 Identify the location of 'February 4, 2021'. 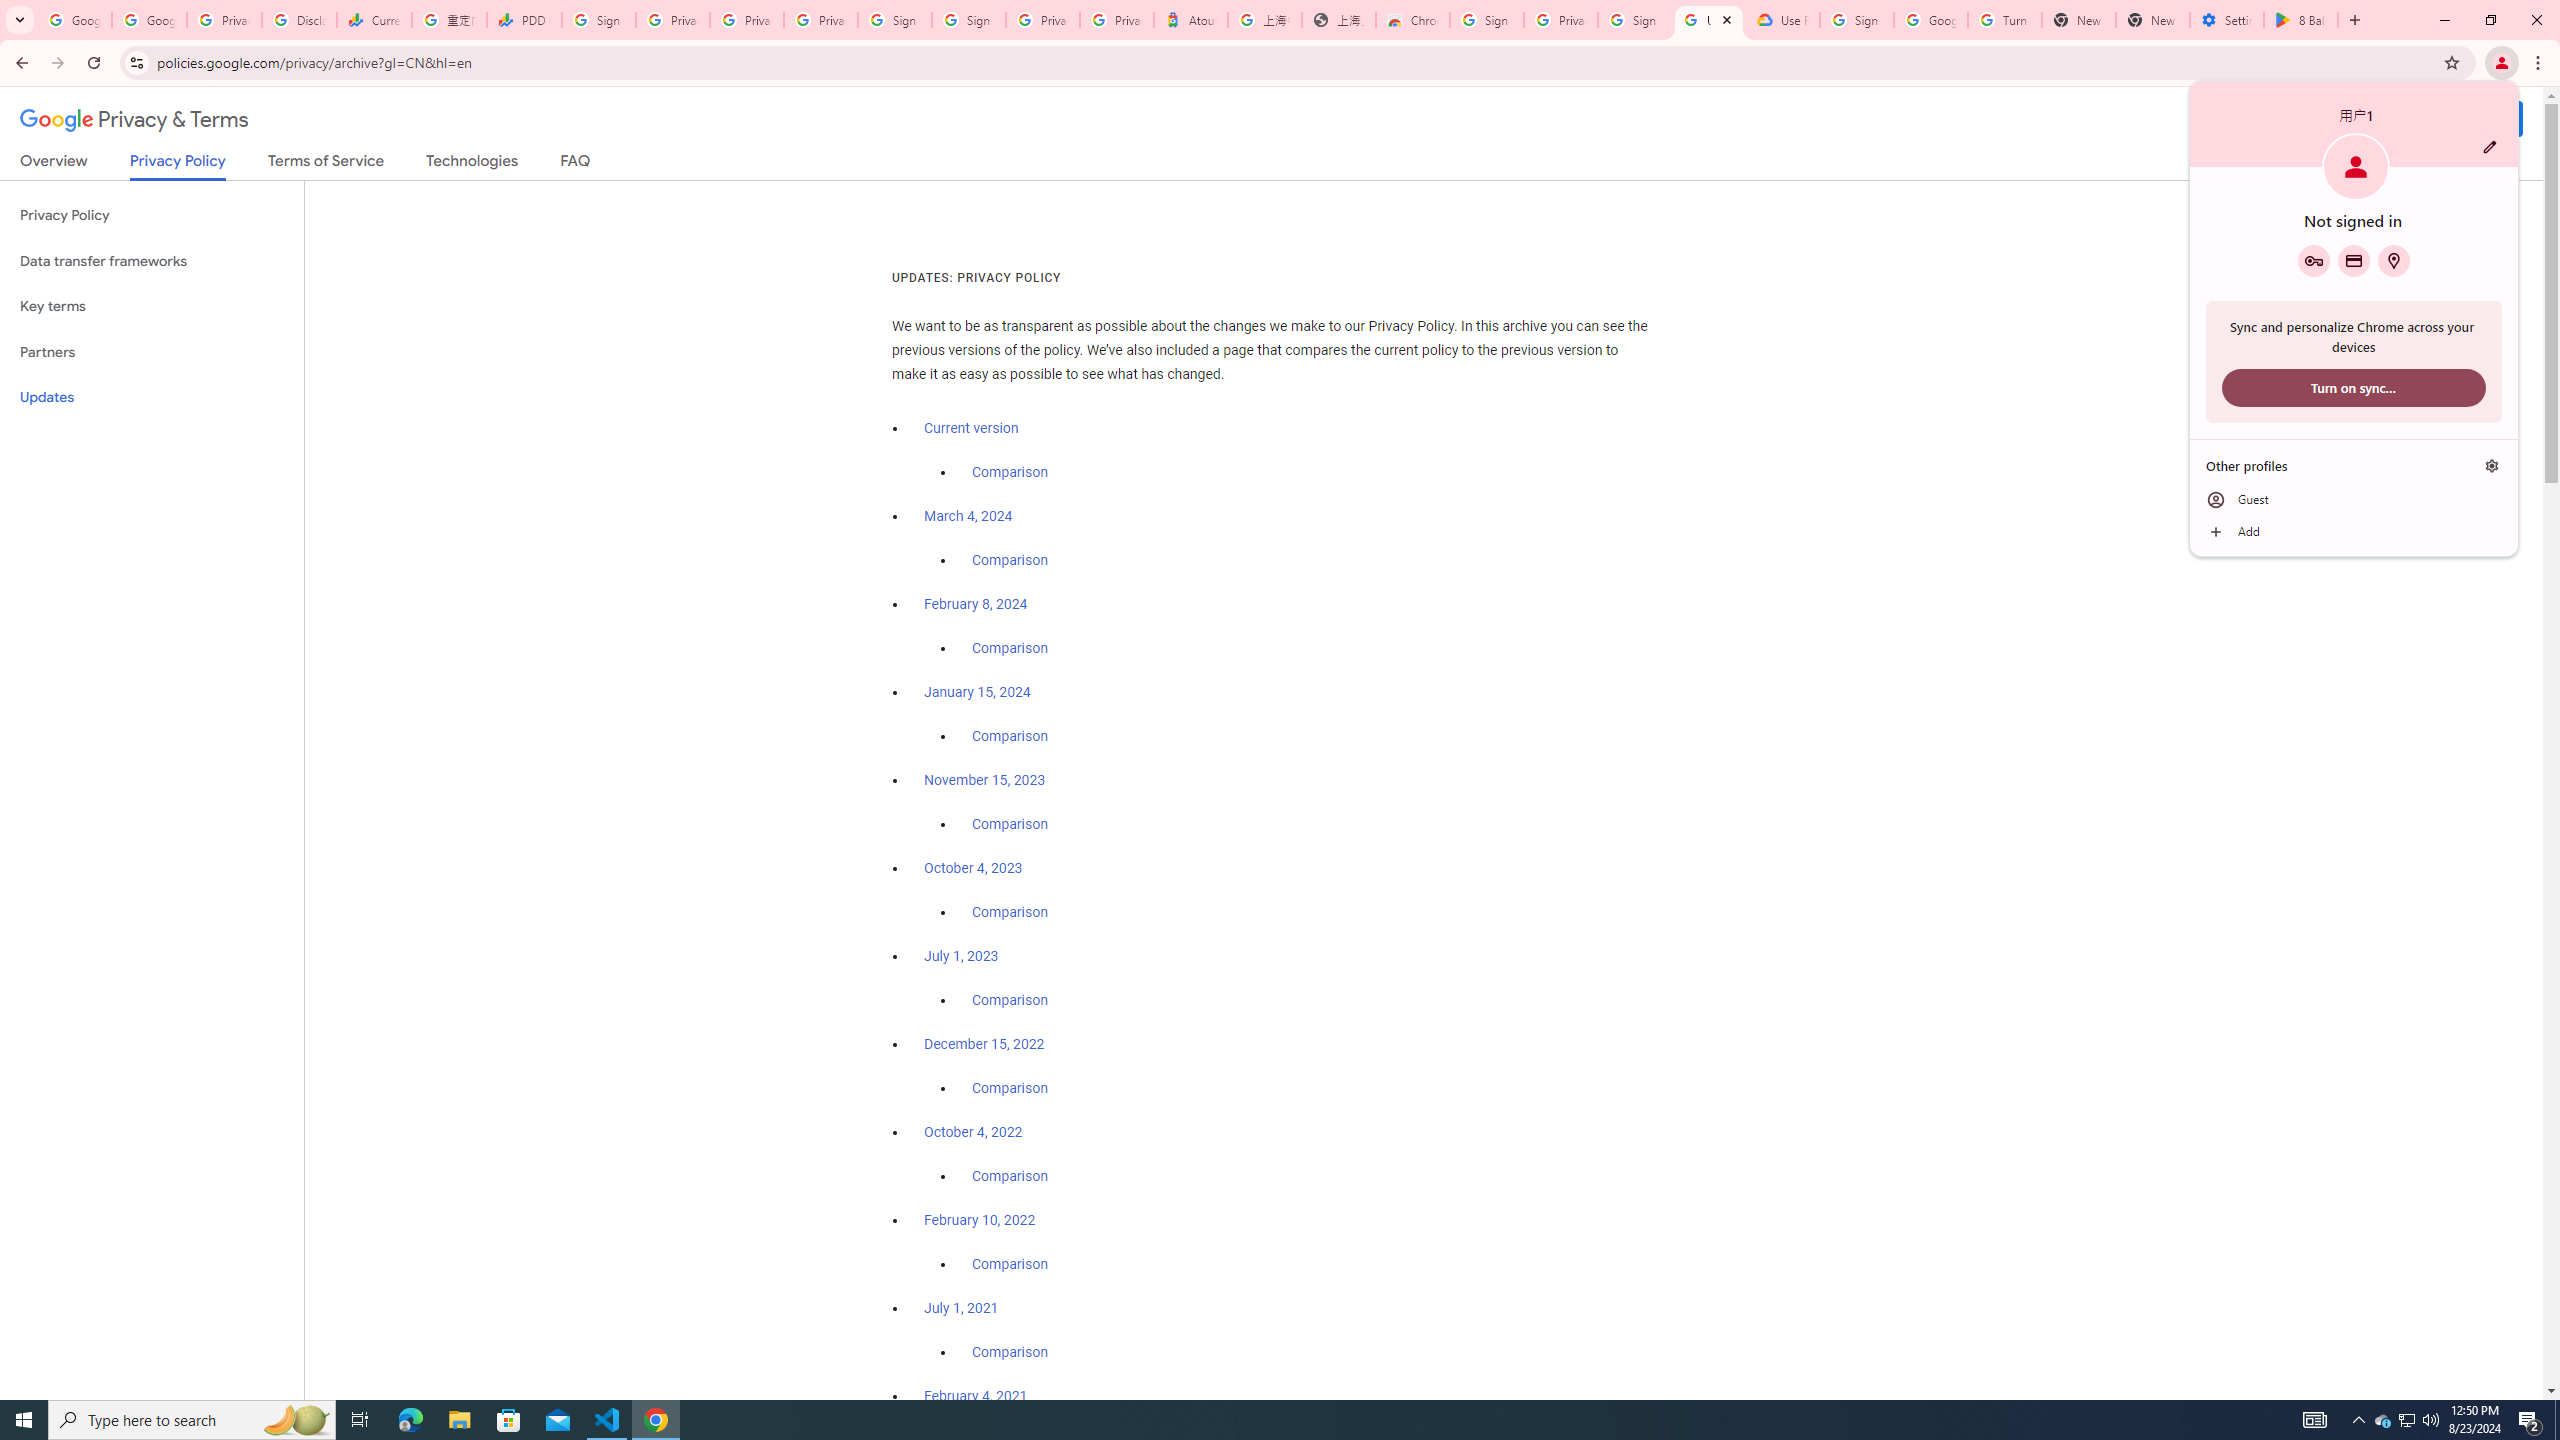
(975, 1395).